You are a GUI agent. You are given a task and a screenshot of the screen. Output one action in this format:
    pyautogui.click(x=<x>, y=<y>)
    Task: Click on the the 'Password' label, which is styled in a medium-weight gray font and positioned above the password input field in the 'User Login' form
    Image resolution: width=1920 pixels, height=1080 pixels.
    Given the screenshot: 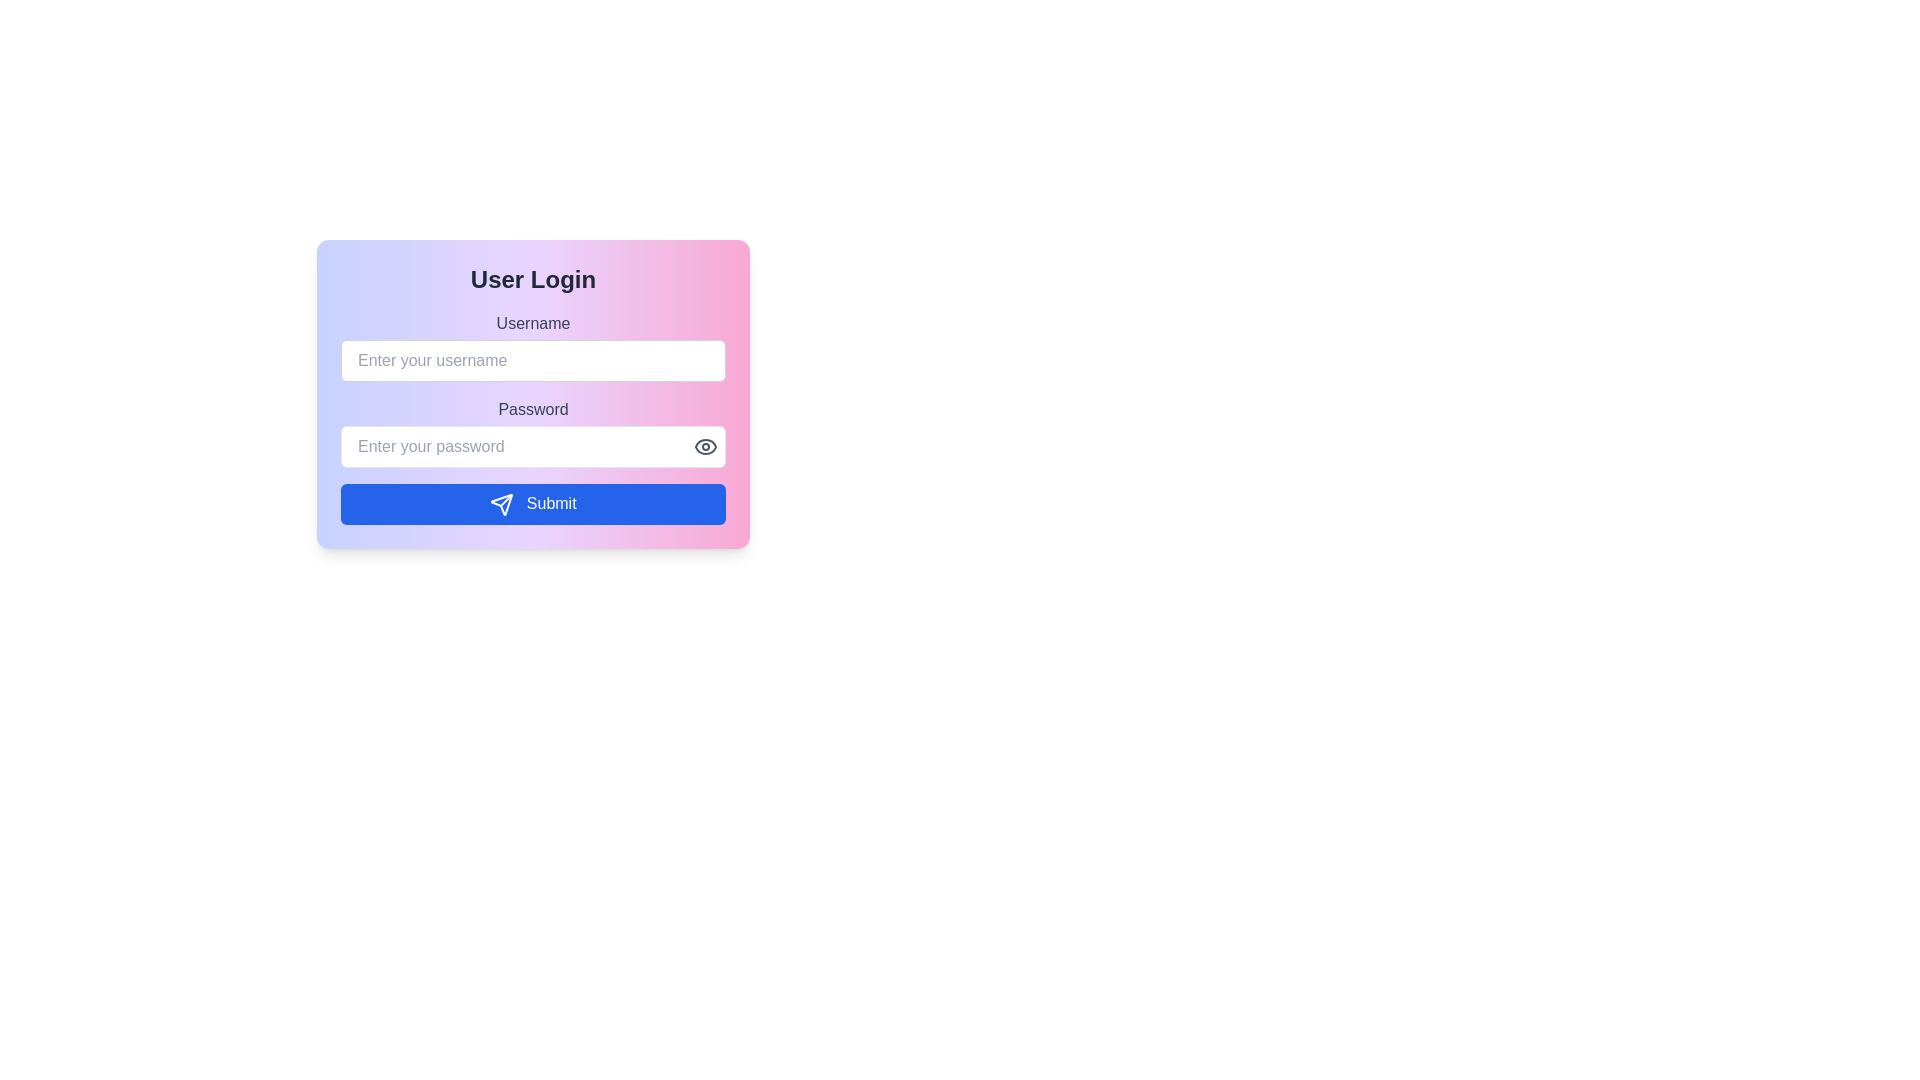 What is the action you would take?
    pyautogui.click(x=533, y=408)
    